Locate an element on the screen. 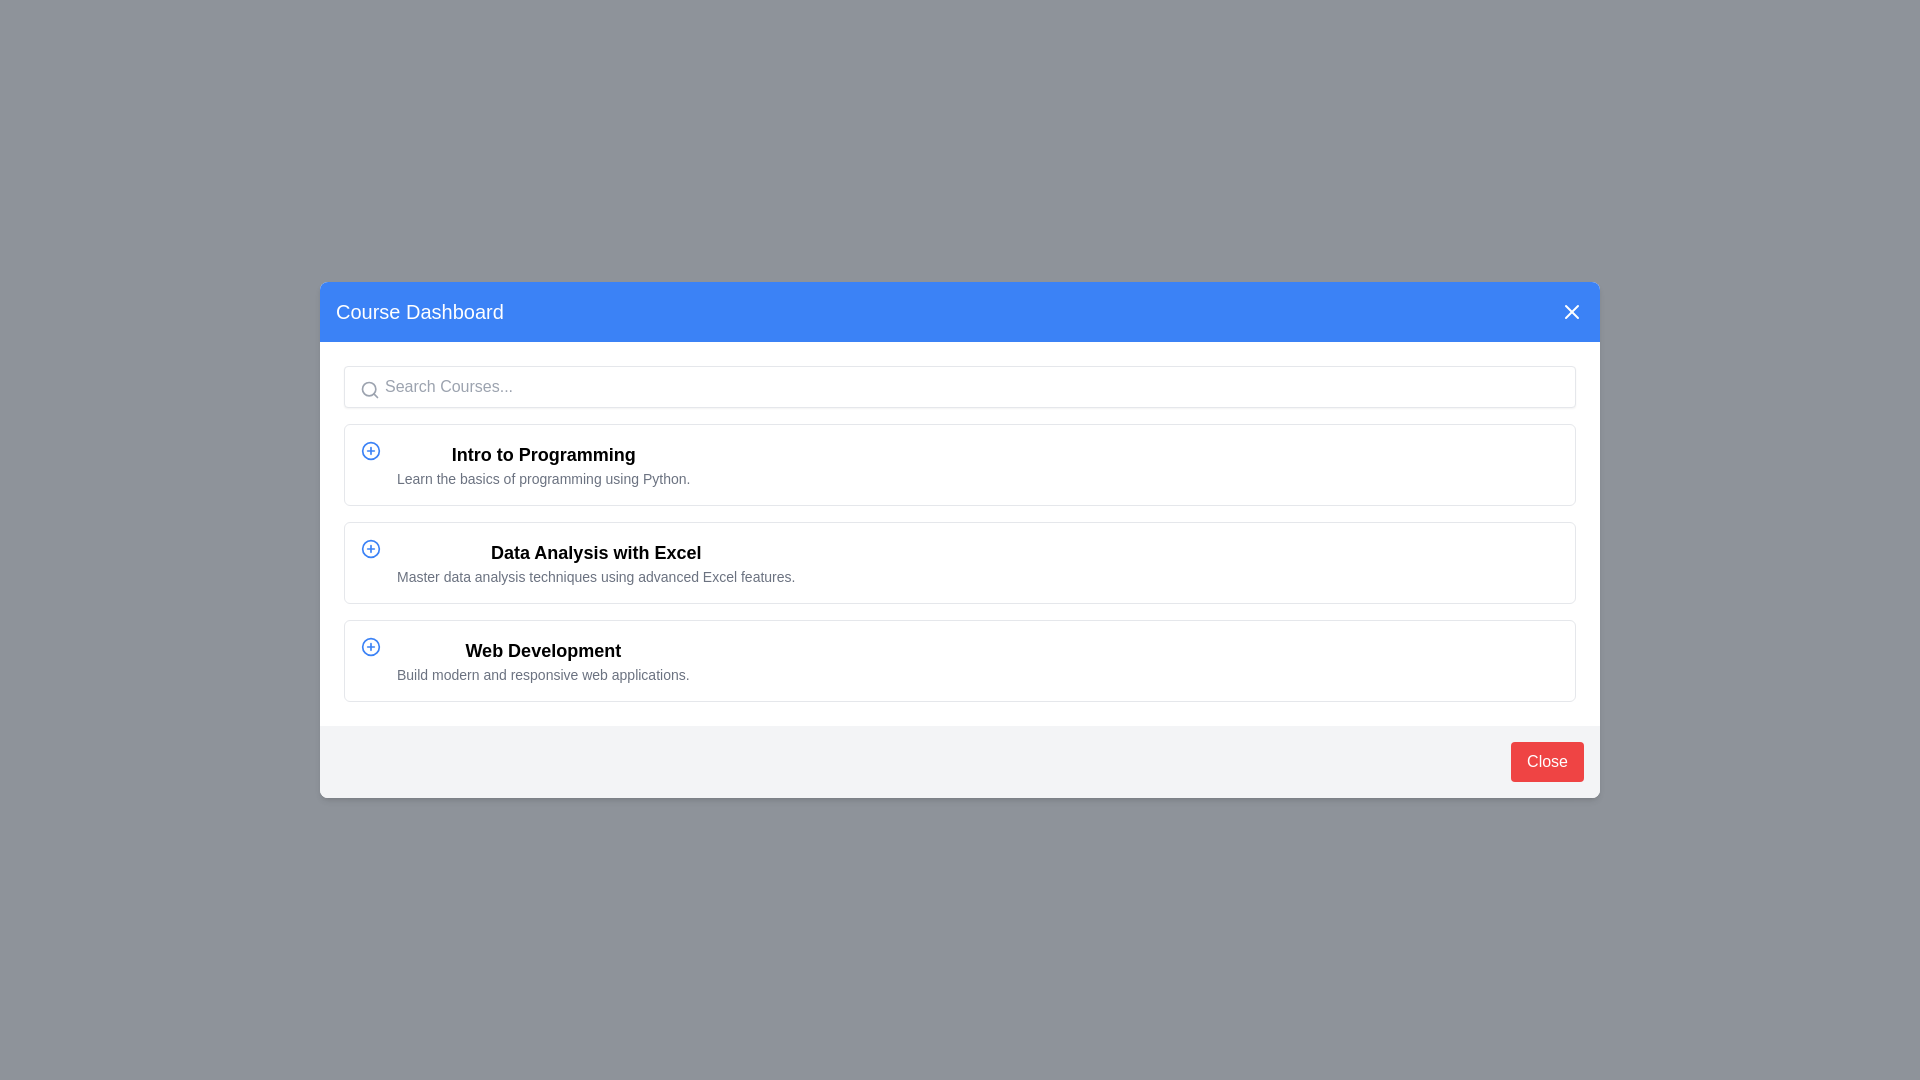 The image size is (1920, 1080). the small square button with an 'X' icon located in the top-right corner of the blue header section is located at coordinates (1570, 312).